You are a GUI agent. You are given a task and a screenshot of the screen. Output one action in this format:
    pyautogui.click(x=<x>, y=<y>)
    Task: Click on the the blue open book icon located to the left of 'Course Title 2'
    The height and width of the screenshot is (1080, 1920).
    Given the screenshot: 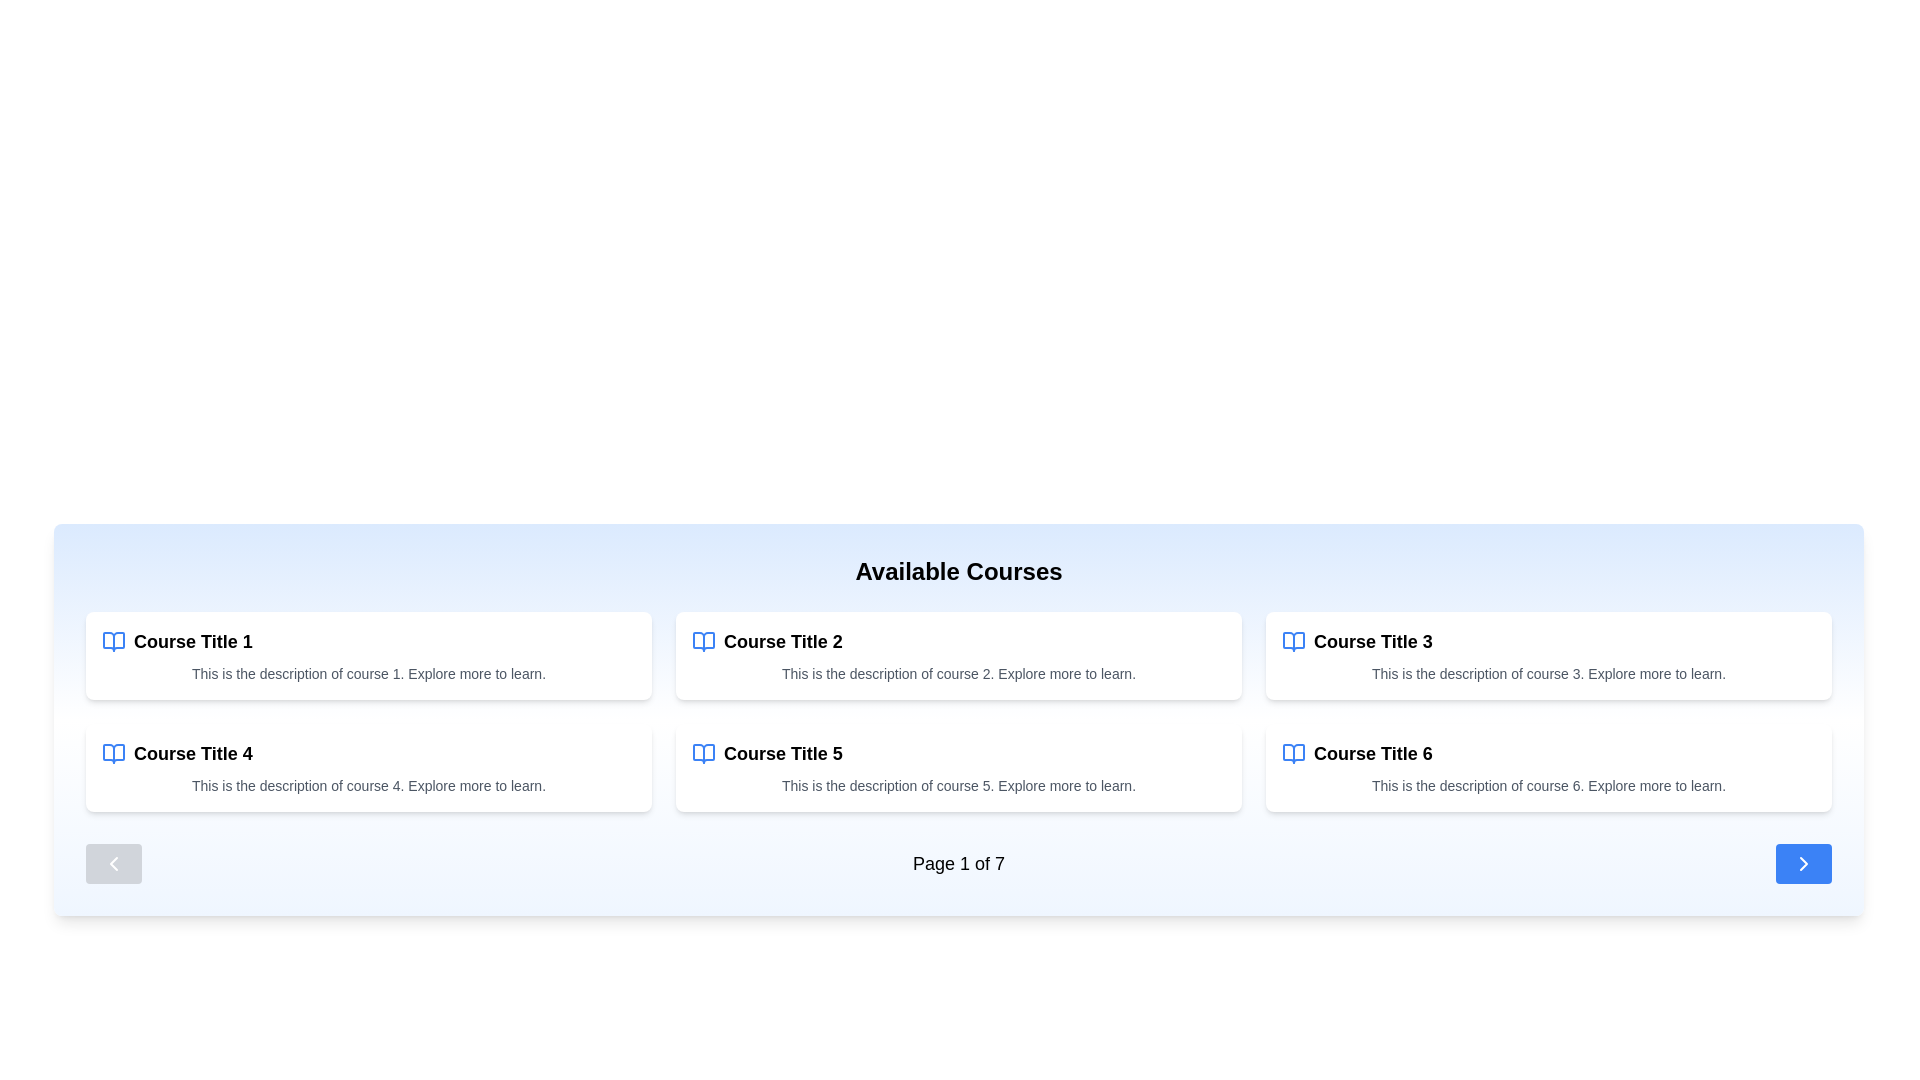 What is the action you would take?
    pyautogui.click(x=704, y=641)
    